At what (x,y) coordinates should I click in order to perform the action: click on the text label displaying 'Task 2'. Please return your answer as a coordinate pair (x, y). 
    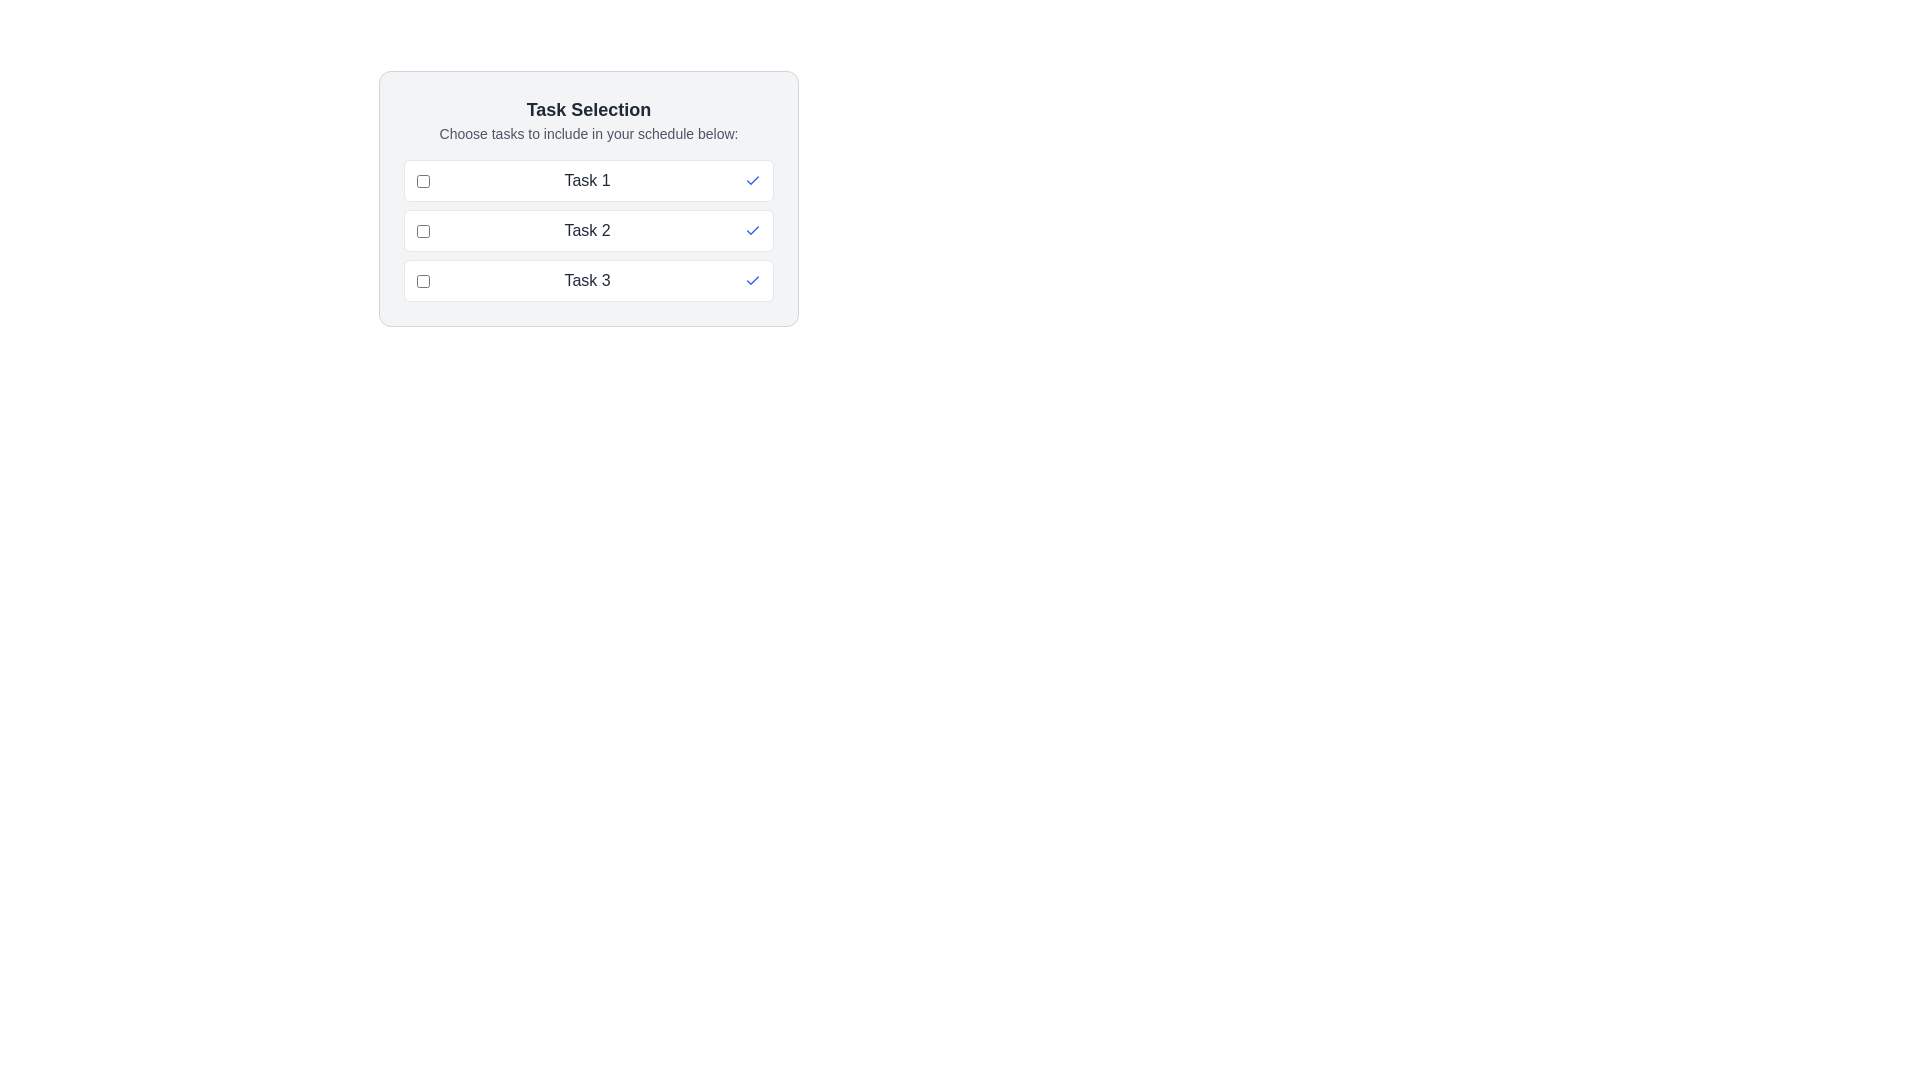
    Looking at the image, I should click on (586, 230).